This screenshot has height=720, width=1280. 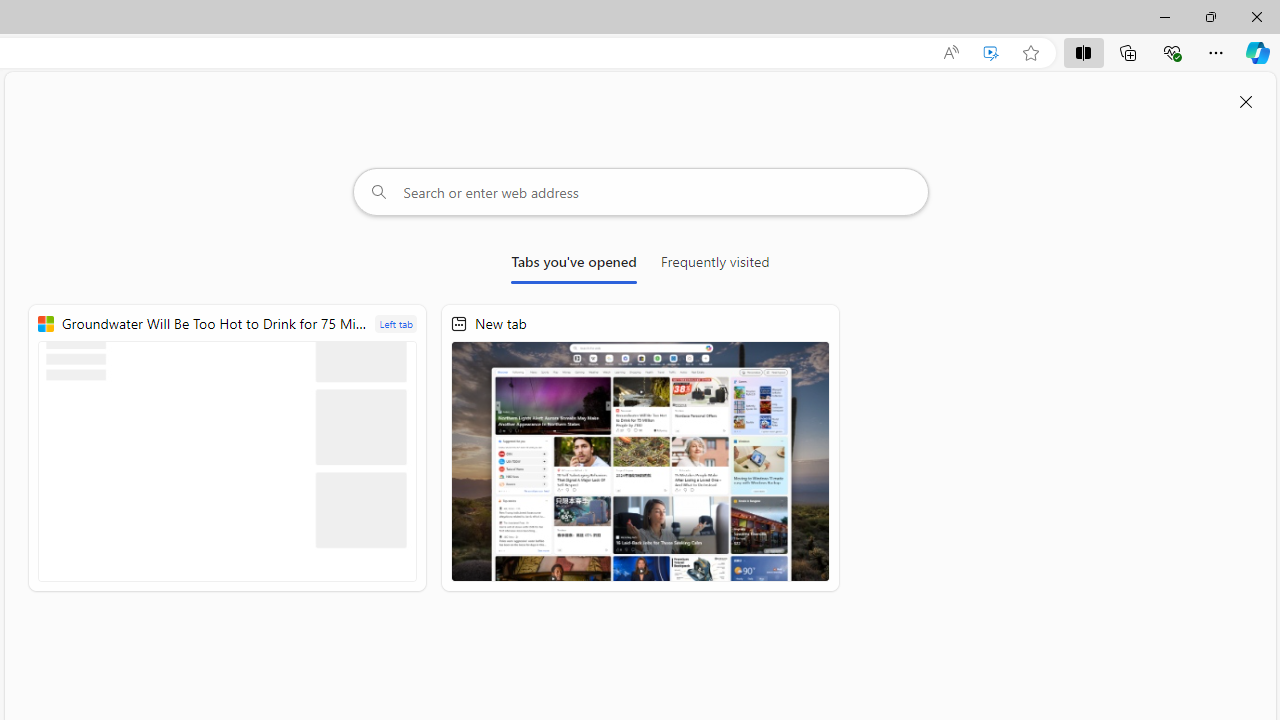 I want to click on 'Frequently visited', so click(x=715, y=265).